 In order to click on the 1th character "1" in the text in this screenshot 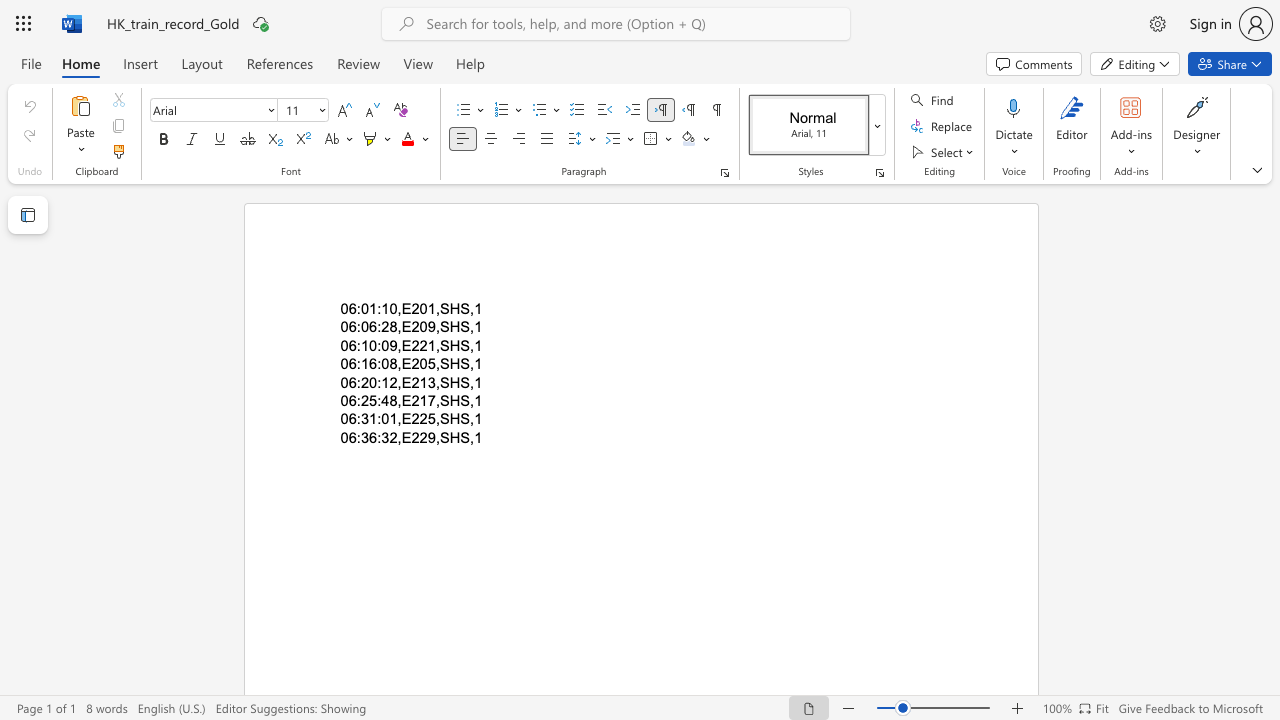, I will do `click(373, 418)`.